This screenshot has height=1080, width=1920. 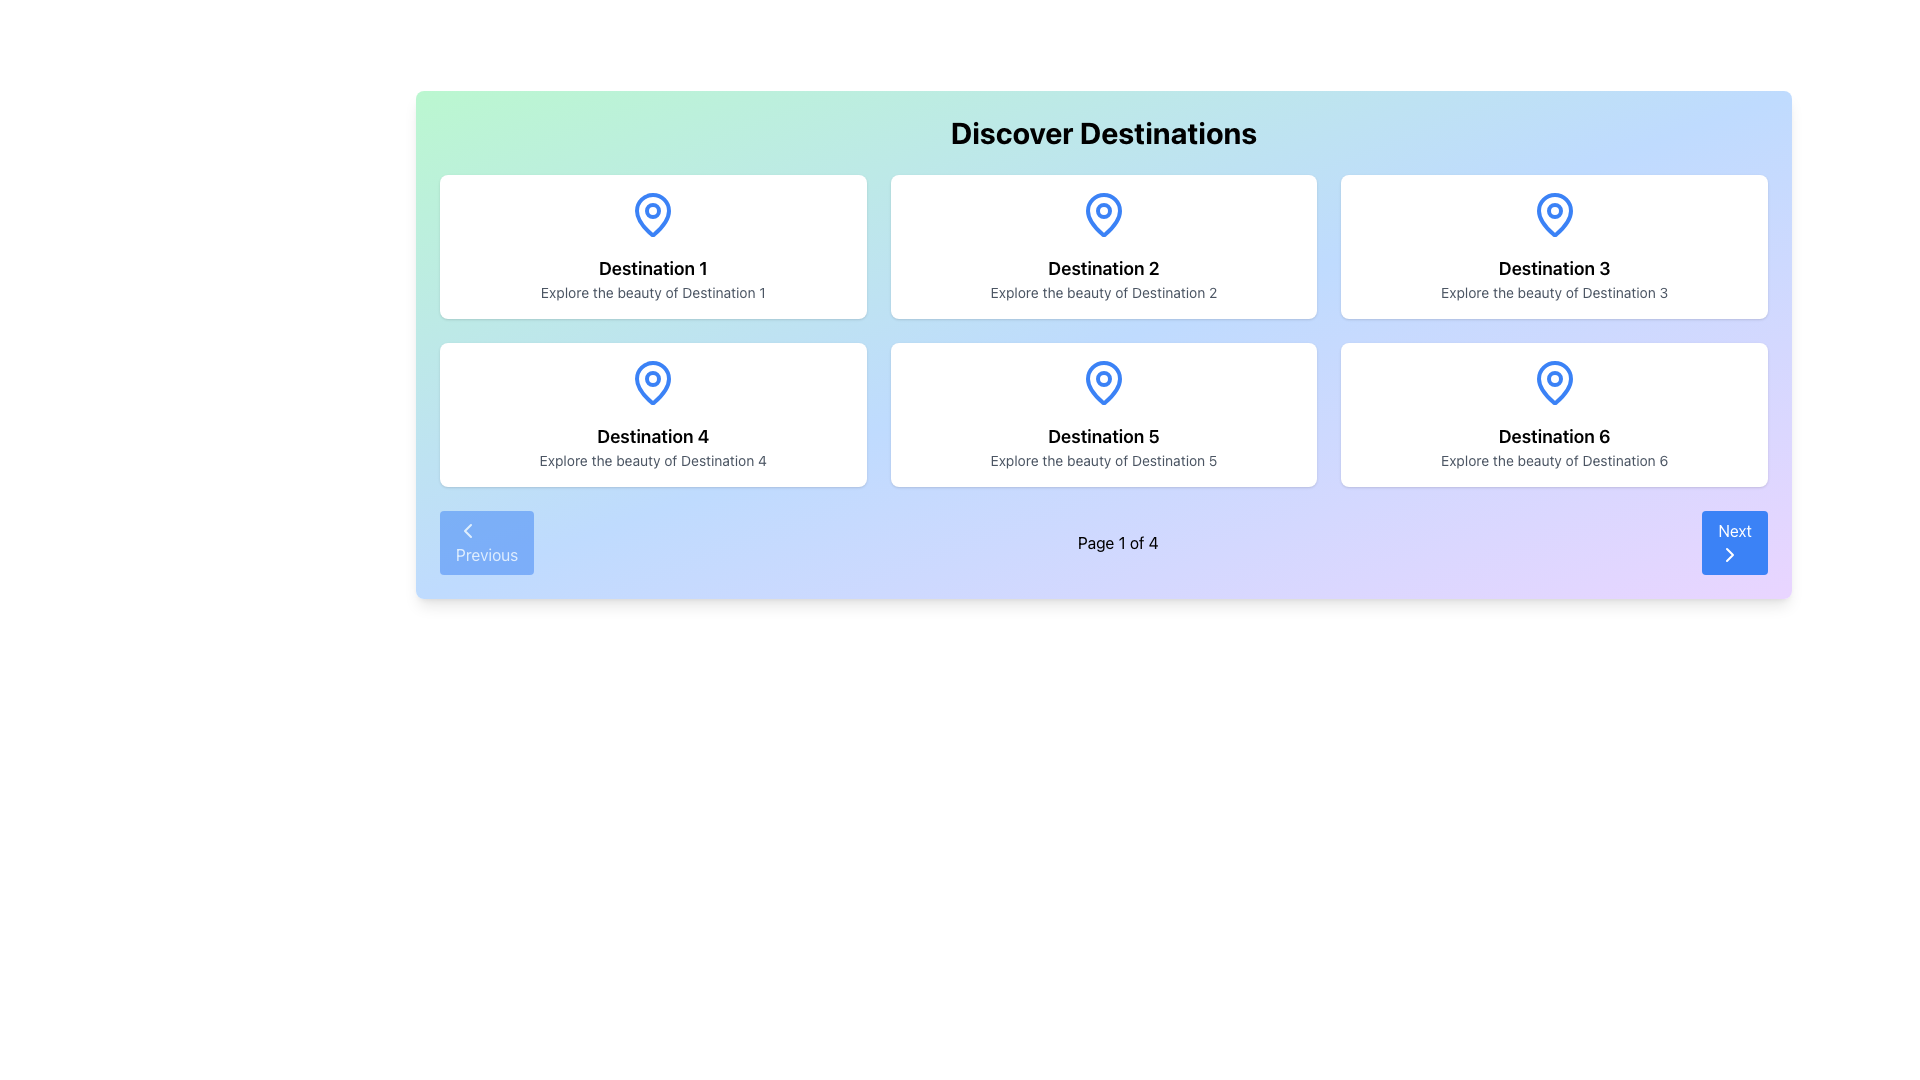 I want to click on the circular icon within the location pin for 'Destination 4', which is styled with a blue outline and located in the bottom-left corner of the grid layout, so click(x=653, y=378).